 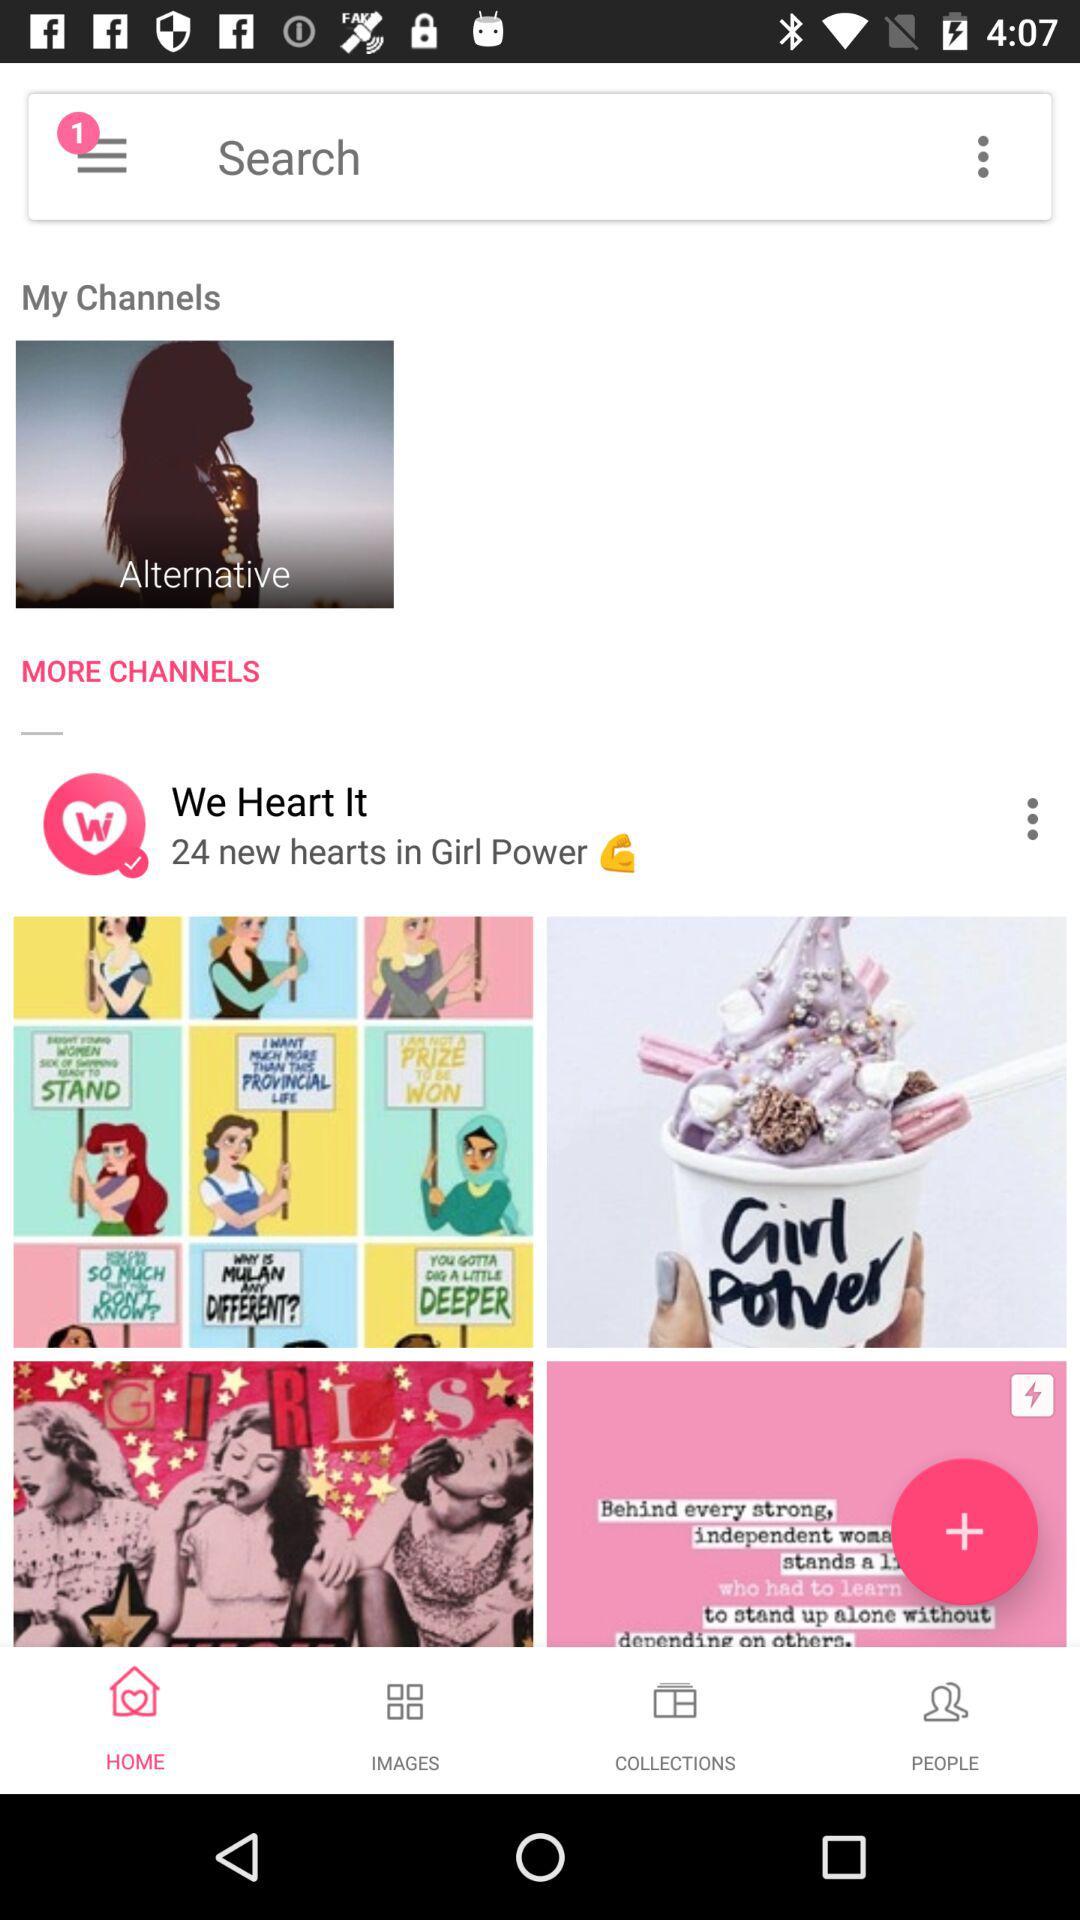 I want to click on the add icon, so click(x=963, y=1530).